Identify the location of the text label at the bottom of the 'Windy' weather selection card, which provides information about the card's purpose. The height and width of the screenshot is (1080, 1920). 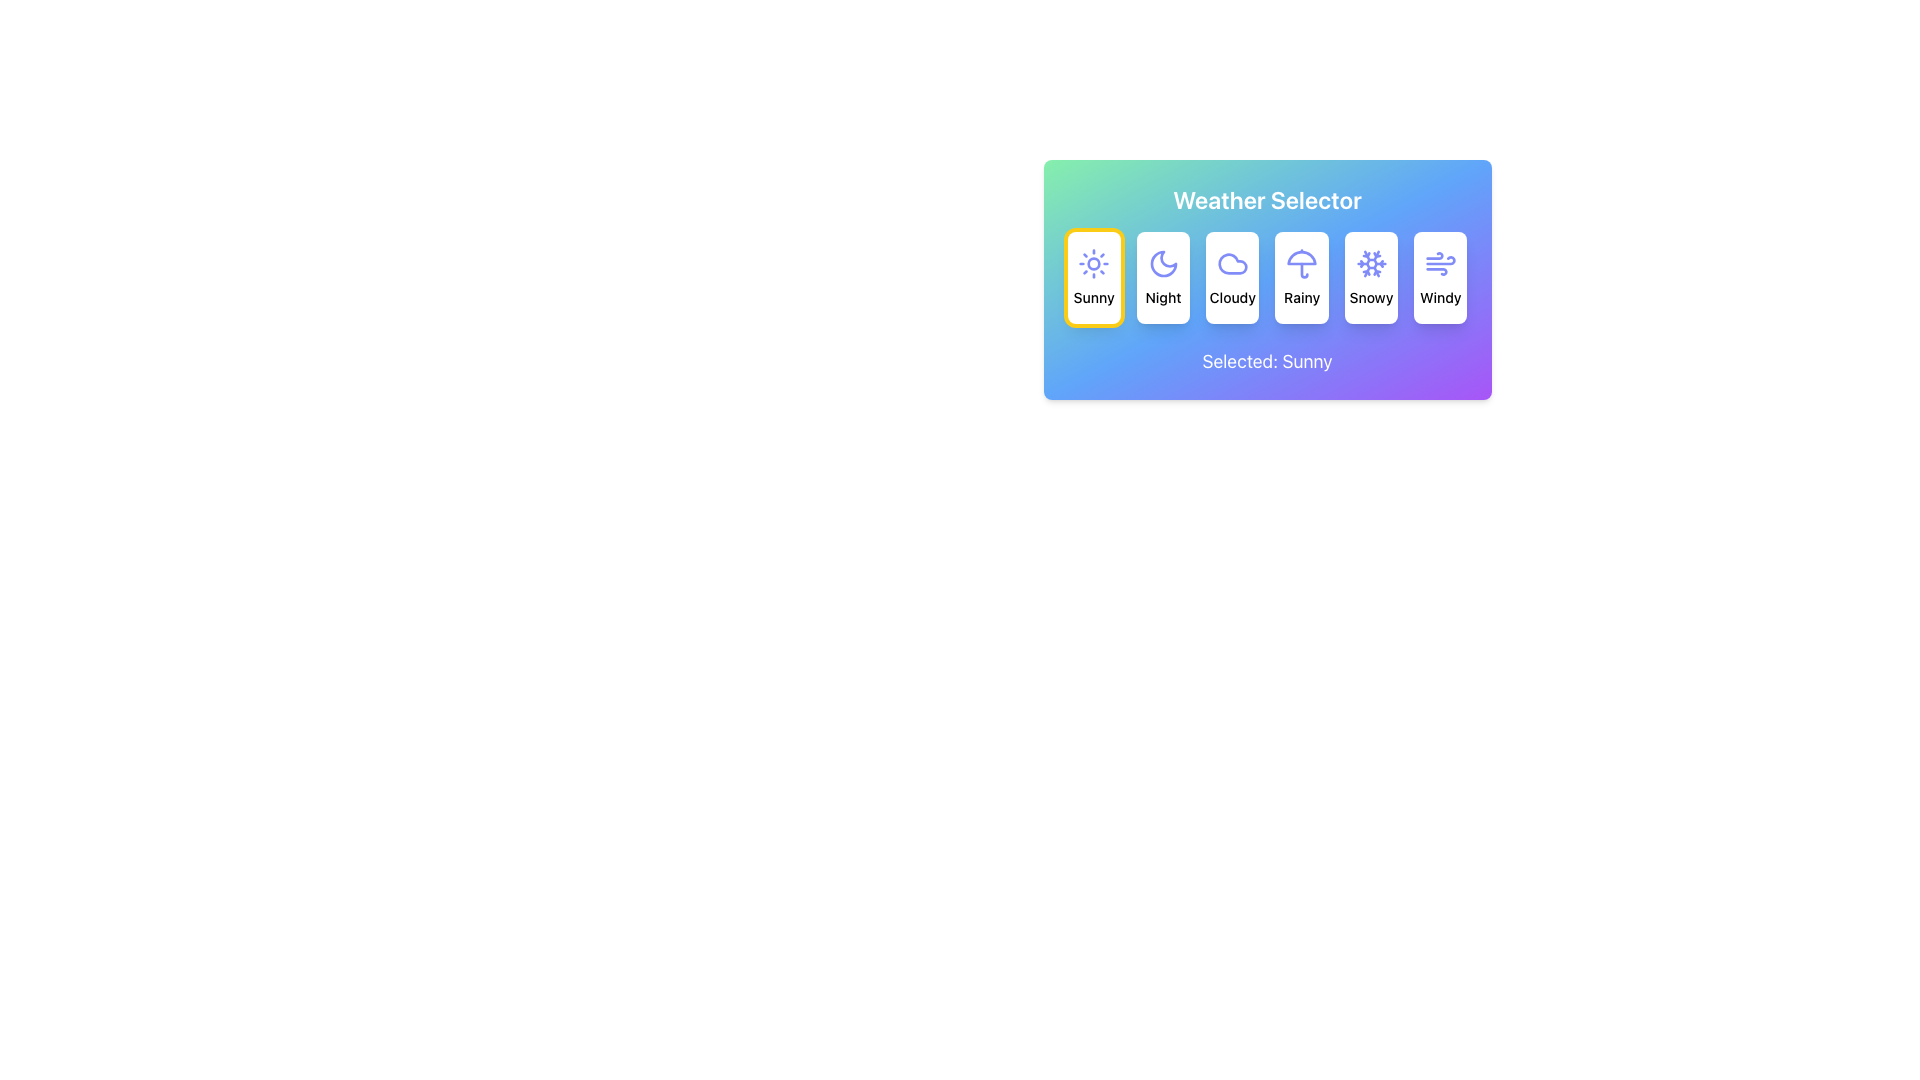
(1440, 297).